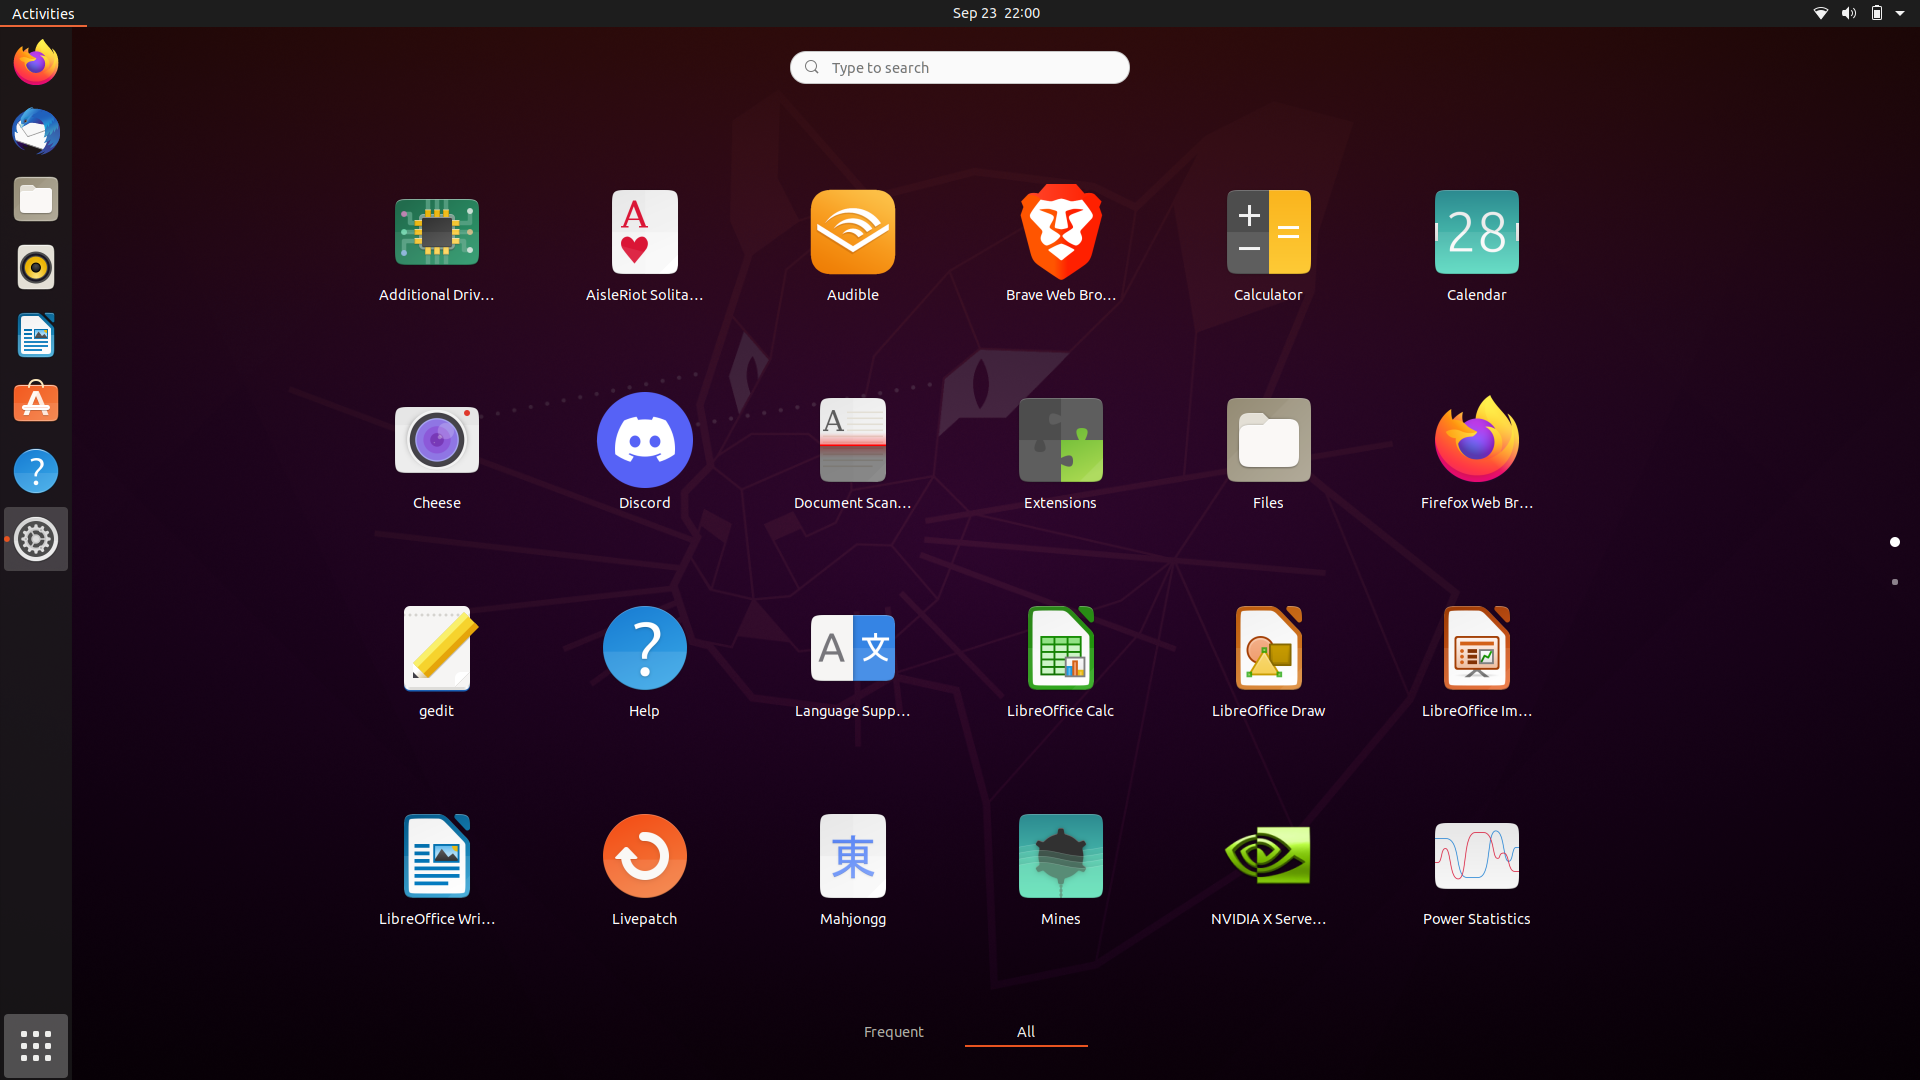 The height and width of the screenshot is (1080, 1920). Describe the element at coordinates (437, 867) in the screenshot. I see `Click open the Word app` at that location.